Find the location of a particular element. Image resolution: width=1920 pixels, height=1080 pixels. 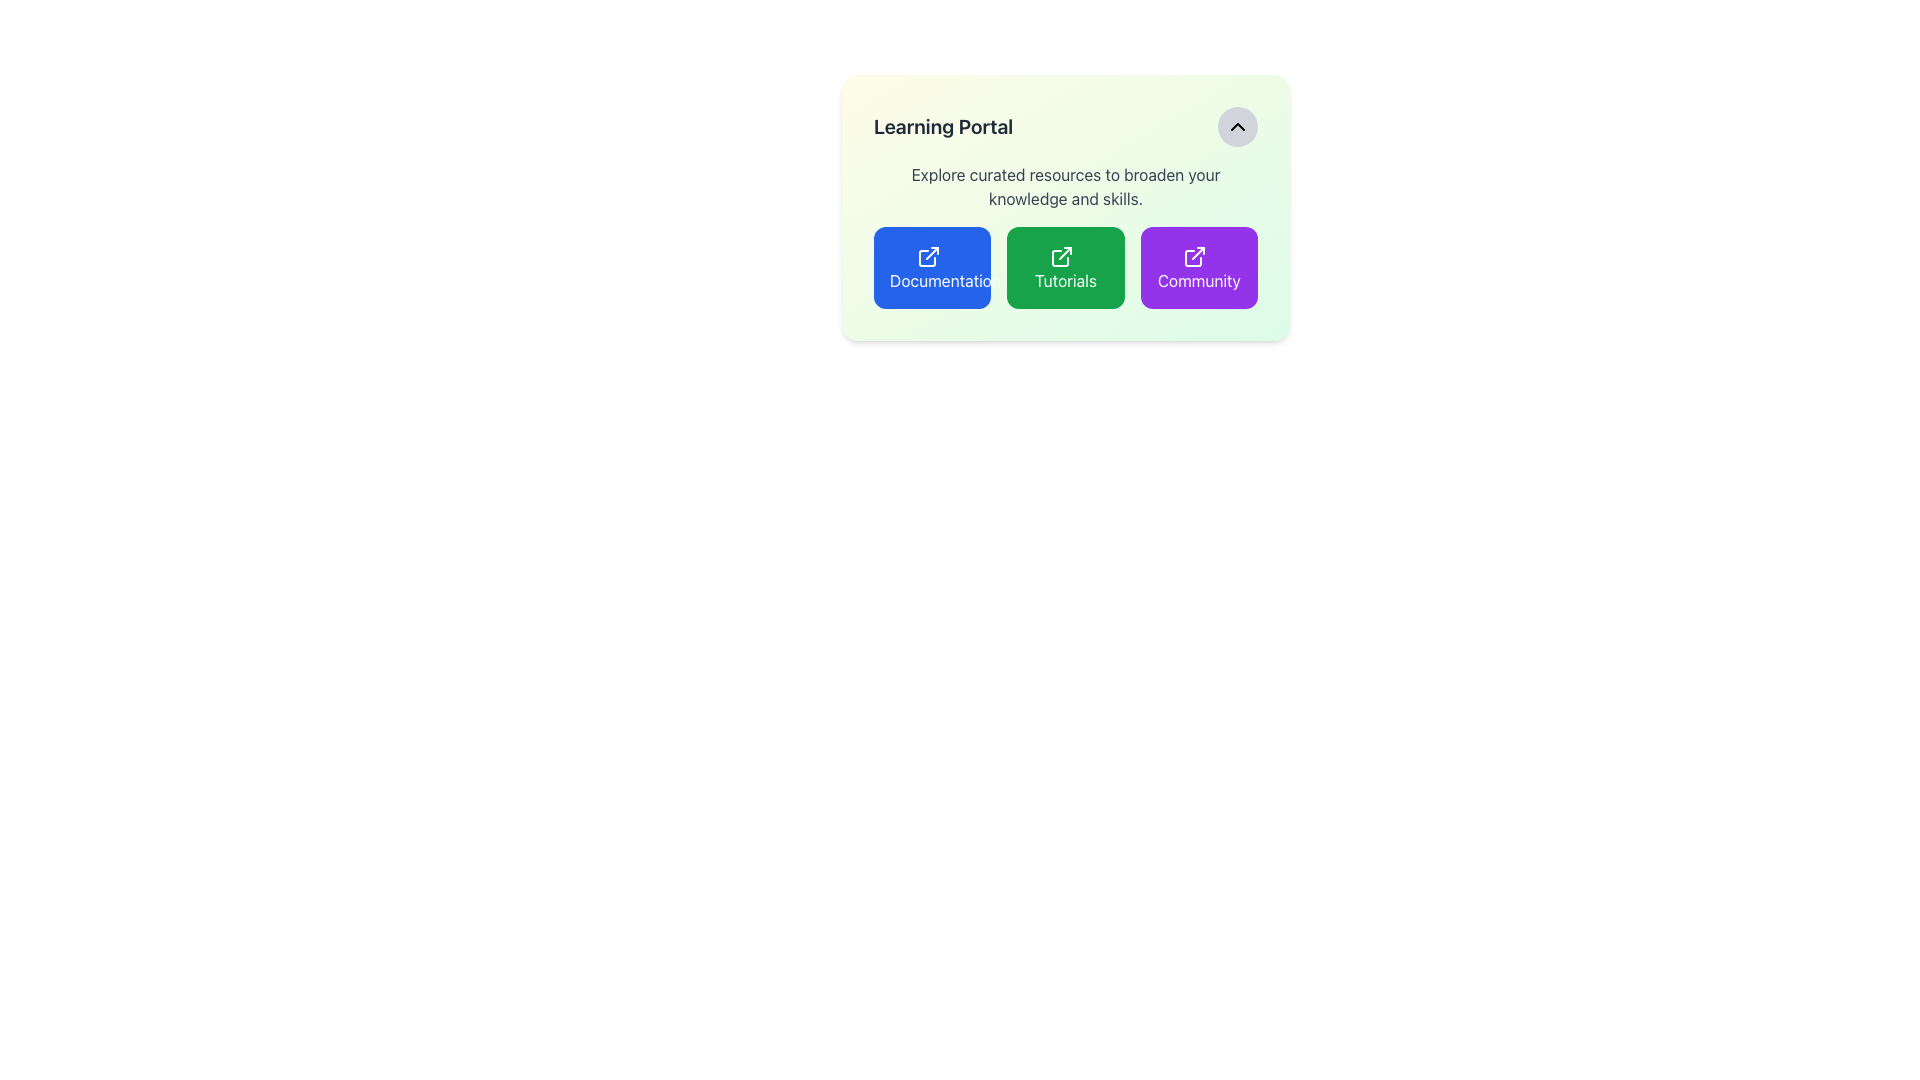

the tutorials button located in the middle of a three-button row to trigger hover effects is located at coordinates (1064, 265).